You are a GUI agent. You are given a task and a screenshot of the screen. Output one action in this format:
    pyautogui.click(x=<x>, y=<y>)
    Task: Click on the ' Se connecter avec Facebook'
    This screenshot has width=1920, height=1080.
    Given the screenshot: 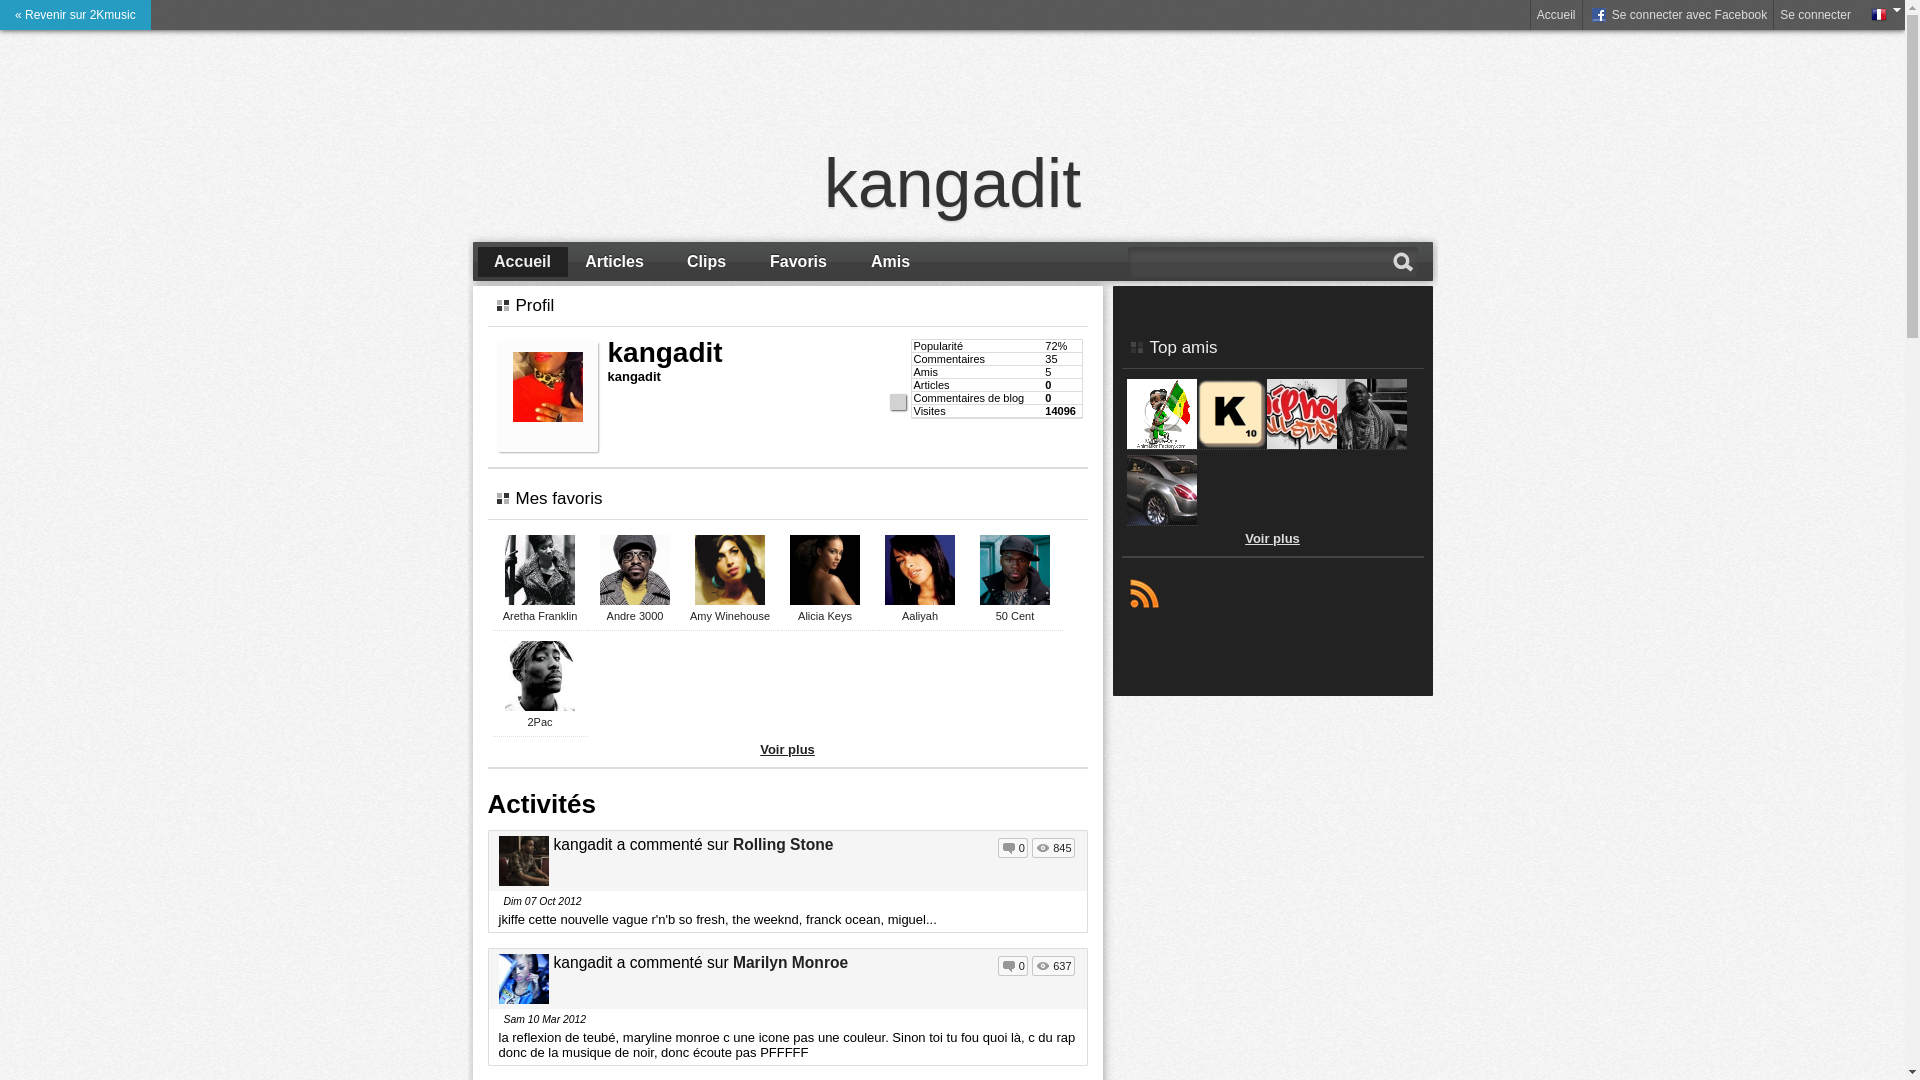 What is the action you would take?
    pyautogui.click(x=1678, y=15)
    